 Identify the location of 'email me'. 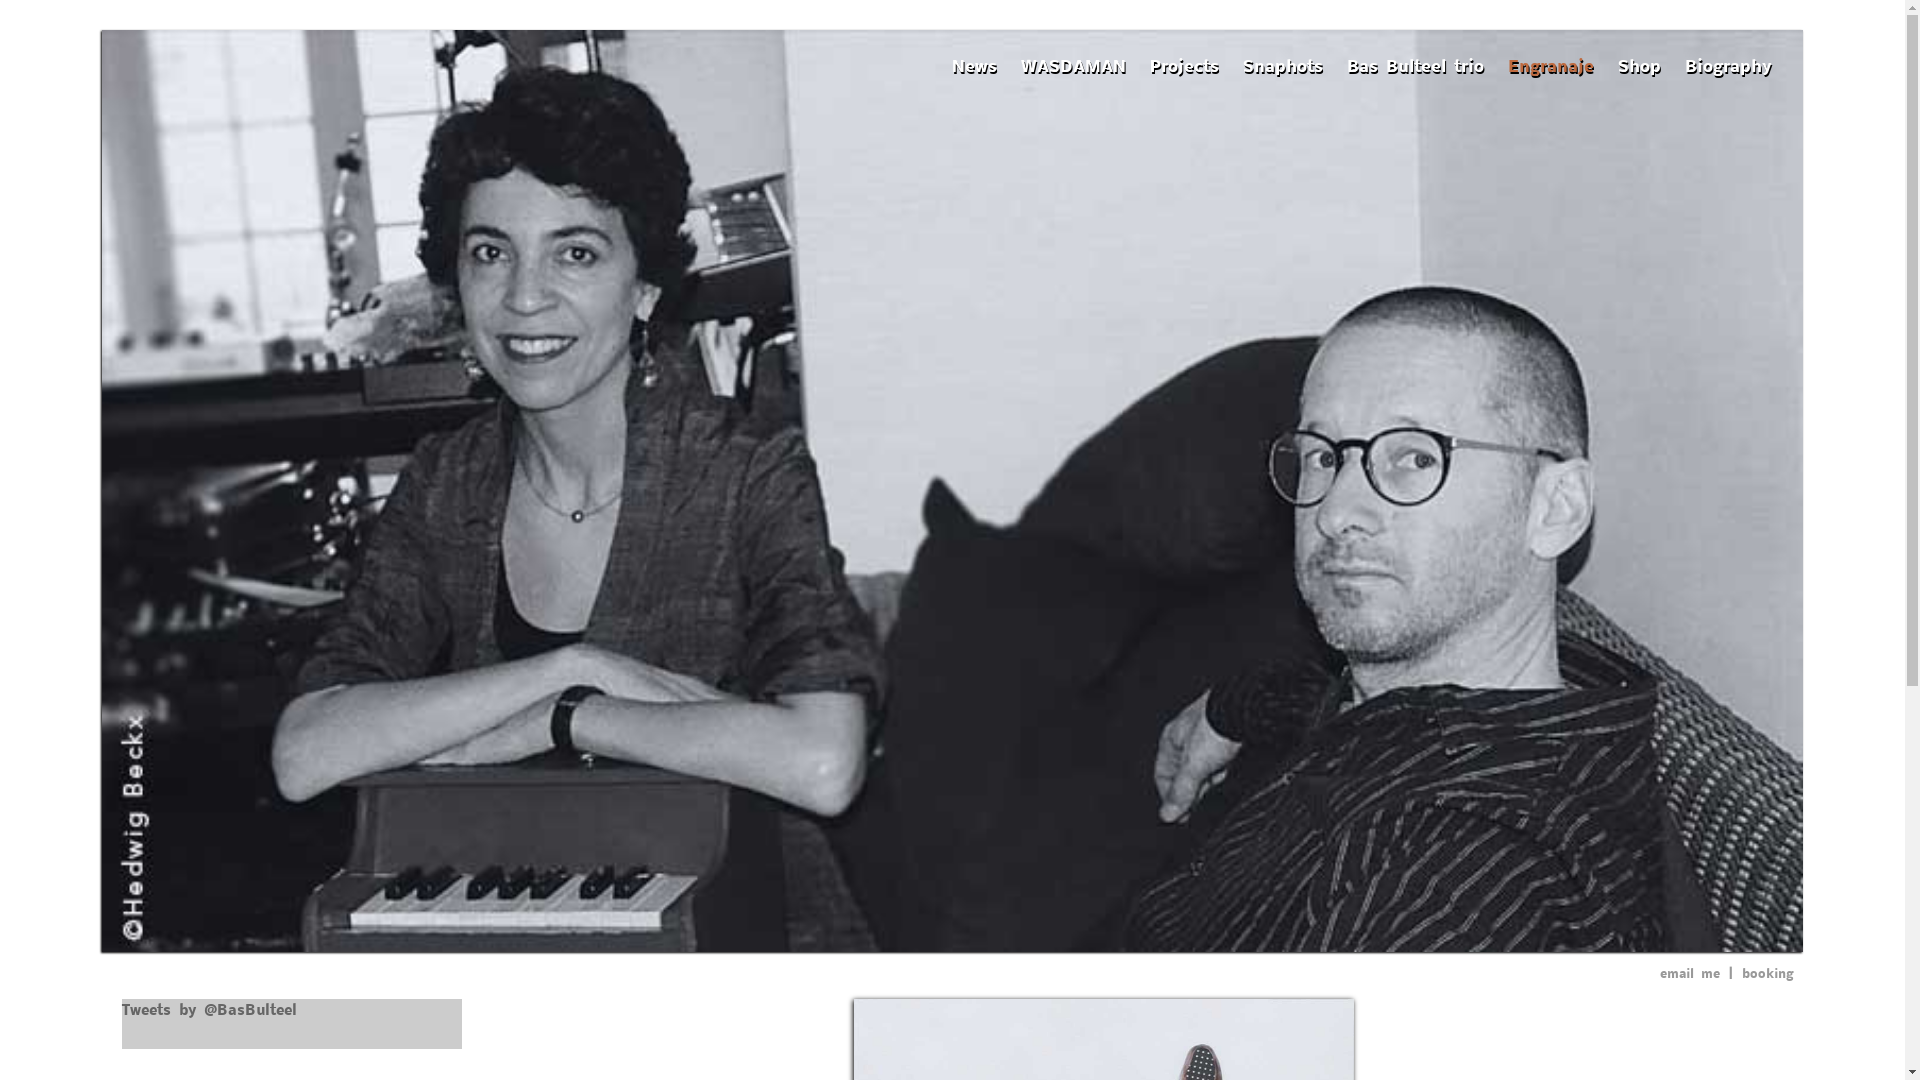
(1688, 971).